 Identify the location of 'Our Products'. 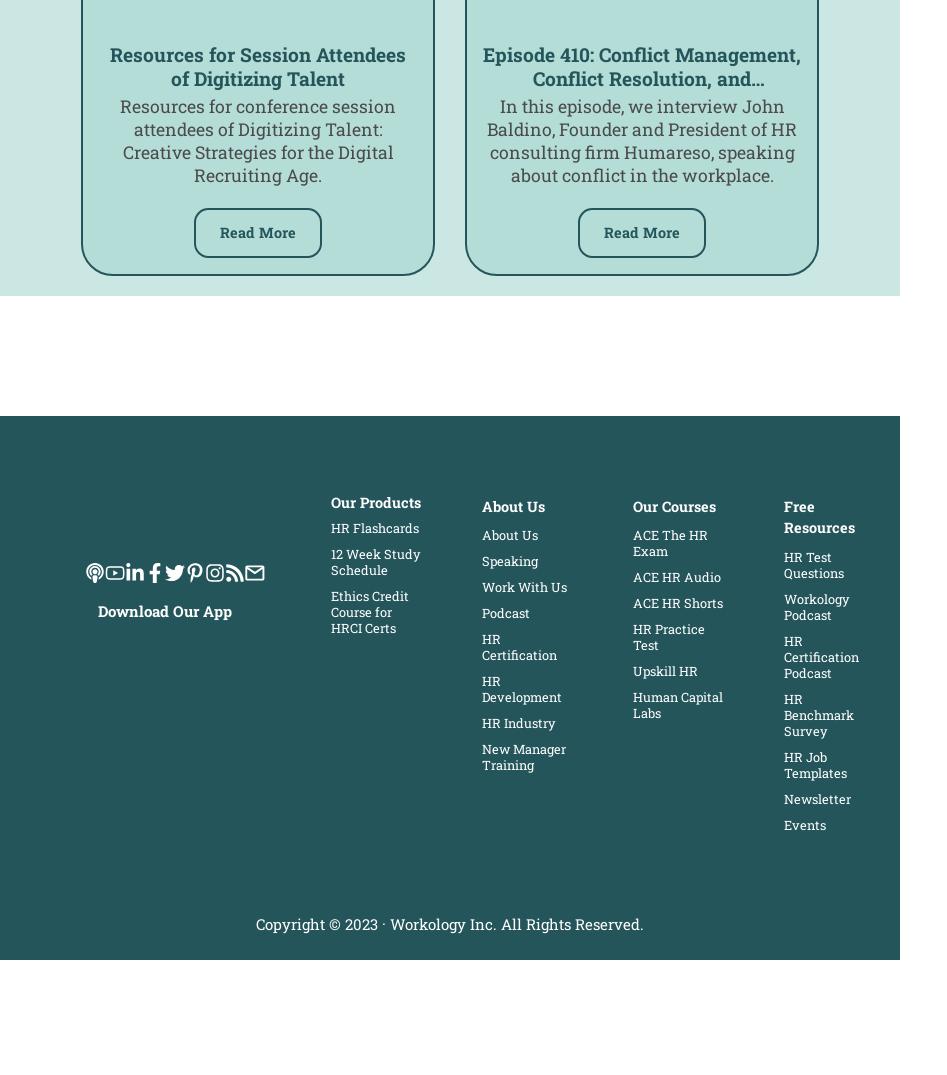
(374, 500).